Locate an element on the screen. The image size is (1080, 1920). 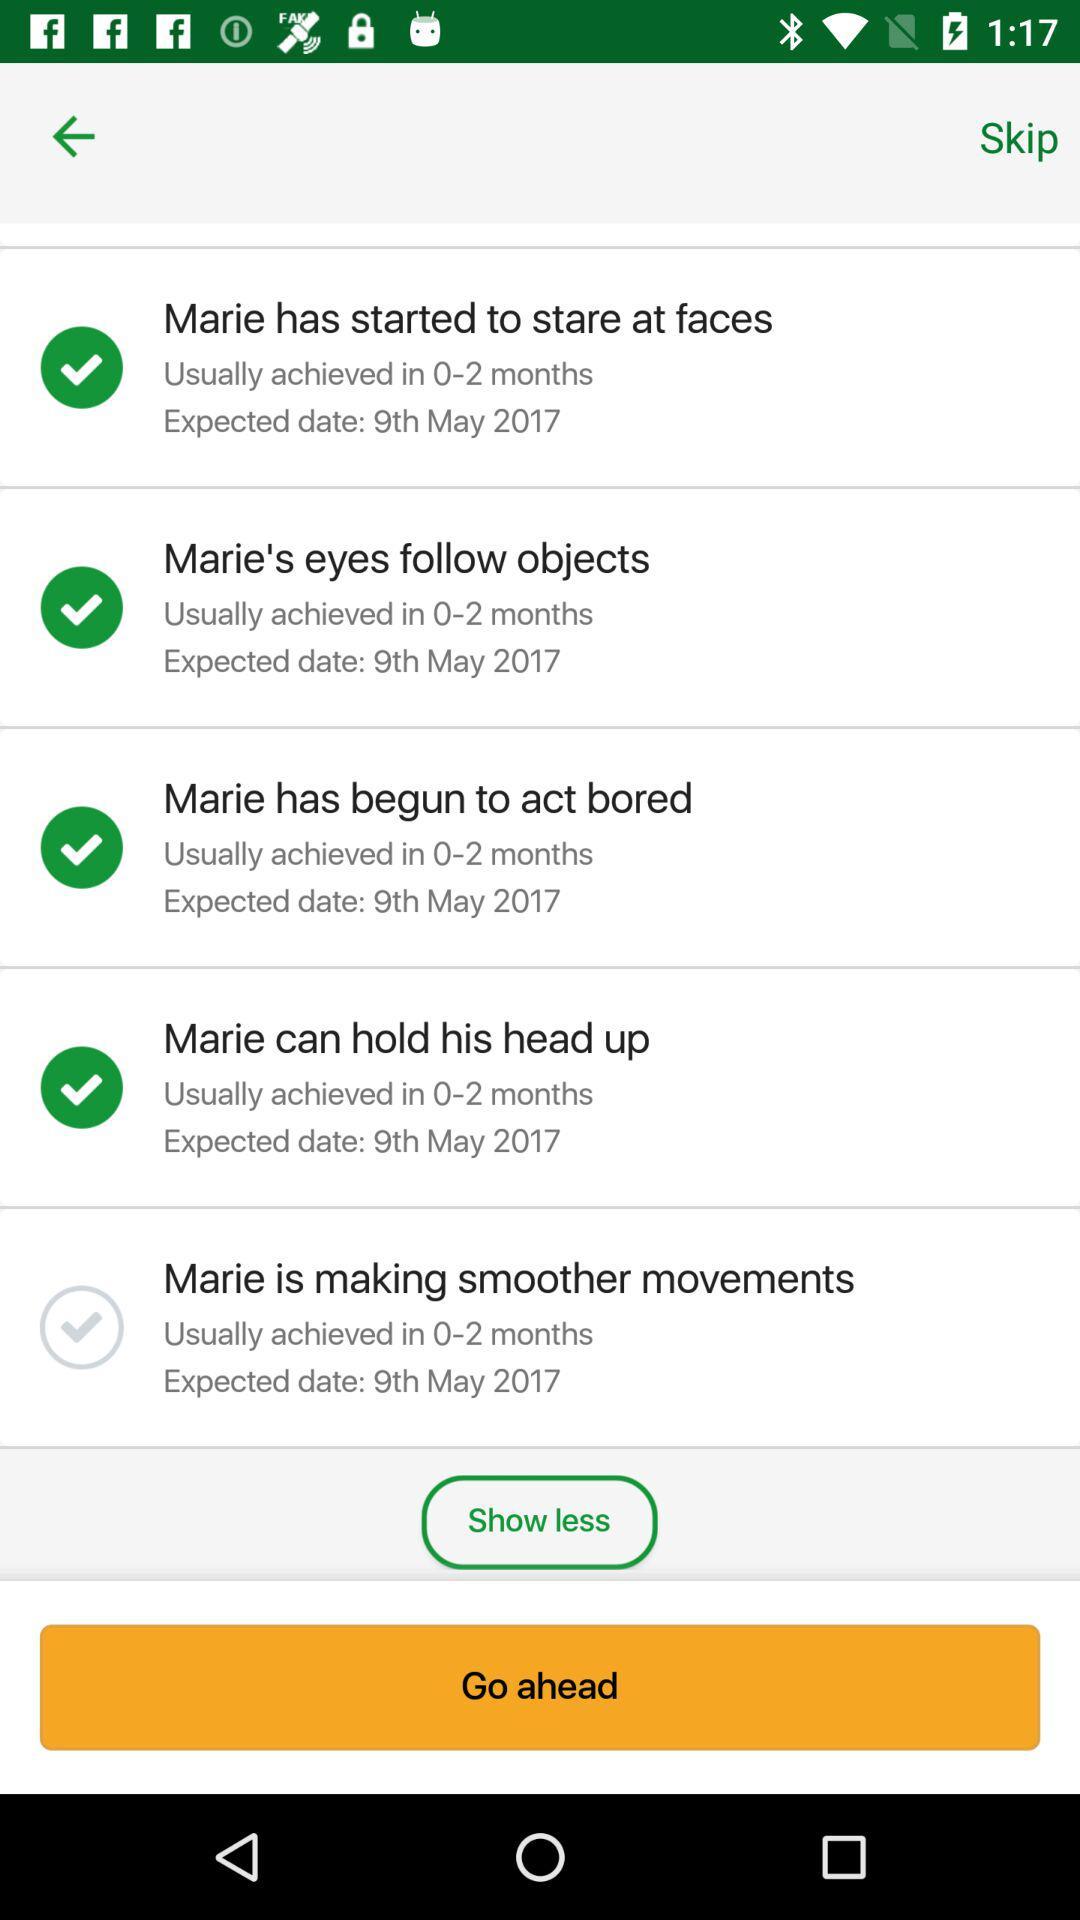
skip is located at coordinates (1019, 135).